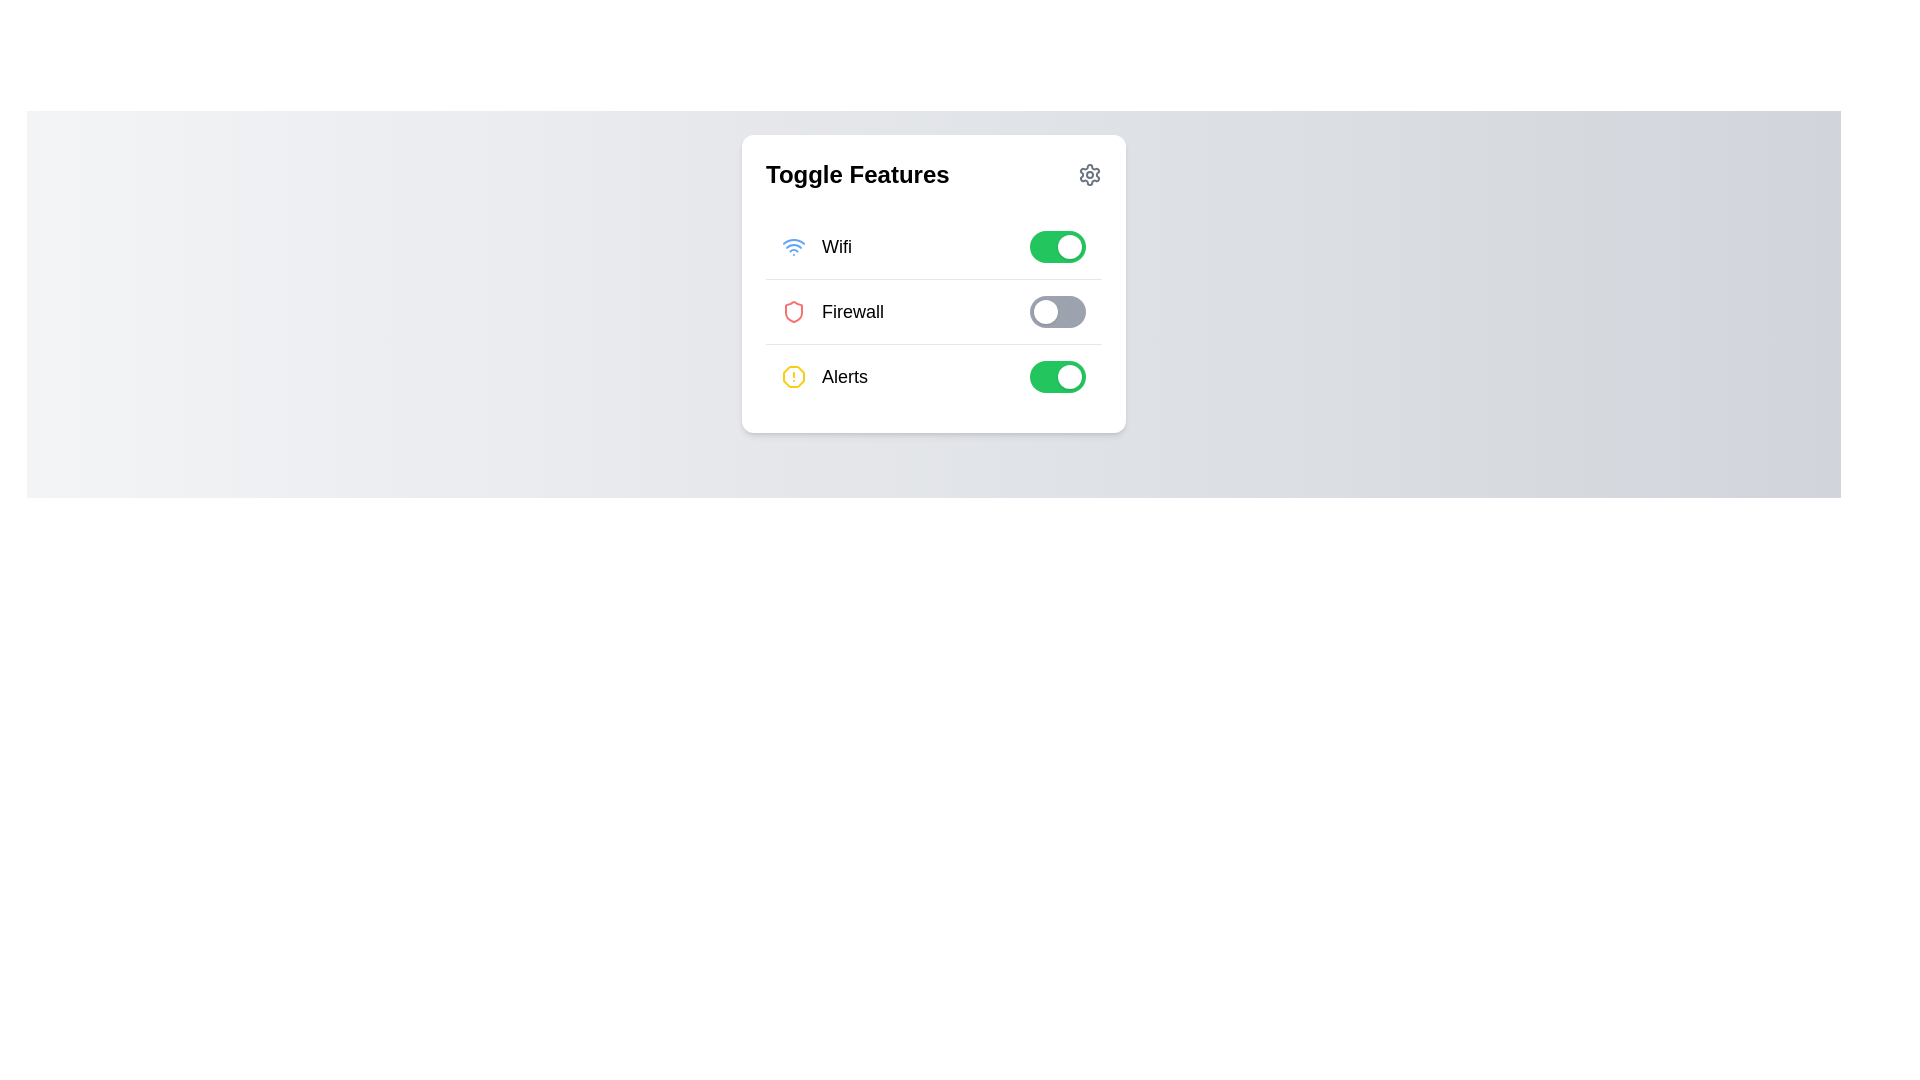 This screenshot has width=1920, height=1080. I want to click on the 'Alerts' icon in the feature toggle panel, which is located to the left of the green toggle switch and aligns with the label text 'Alerts', so click(792, 377).